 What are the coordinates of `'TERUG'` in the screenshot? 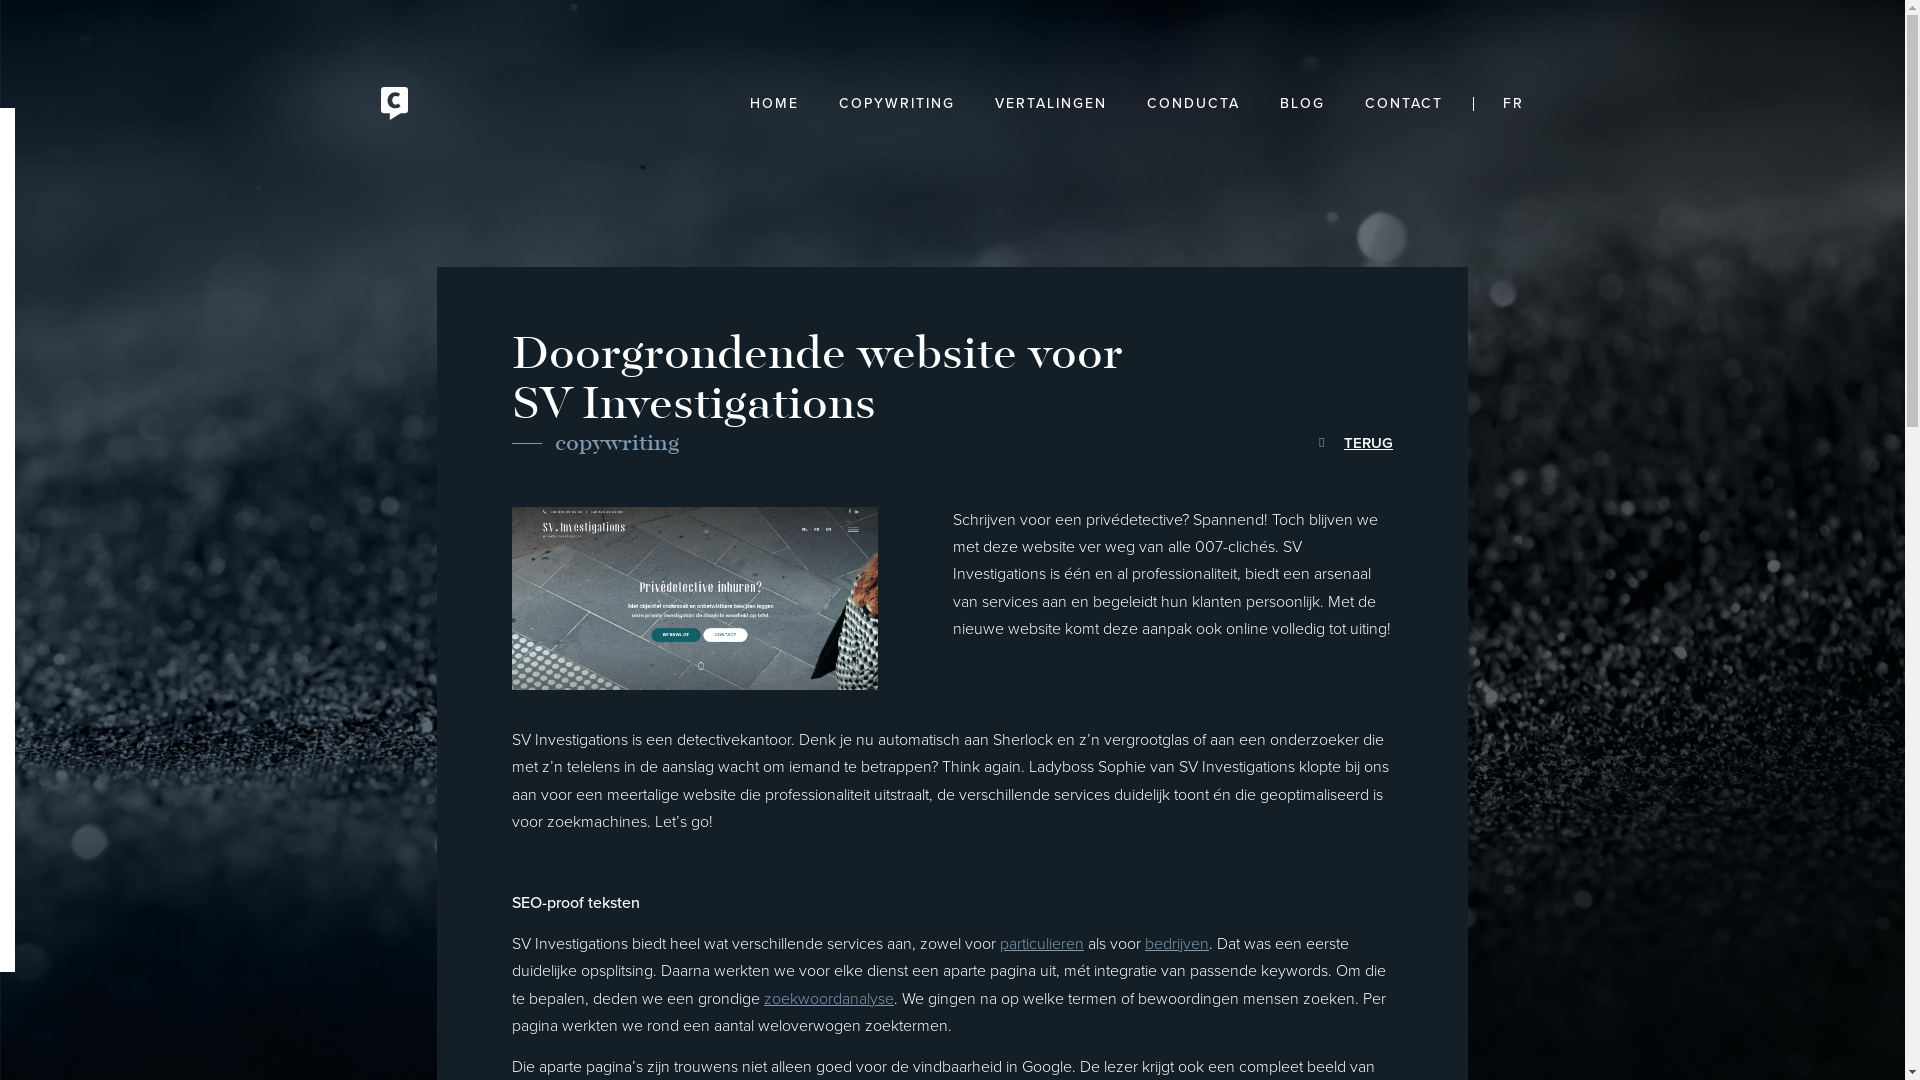 It's located at (1356, 442).